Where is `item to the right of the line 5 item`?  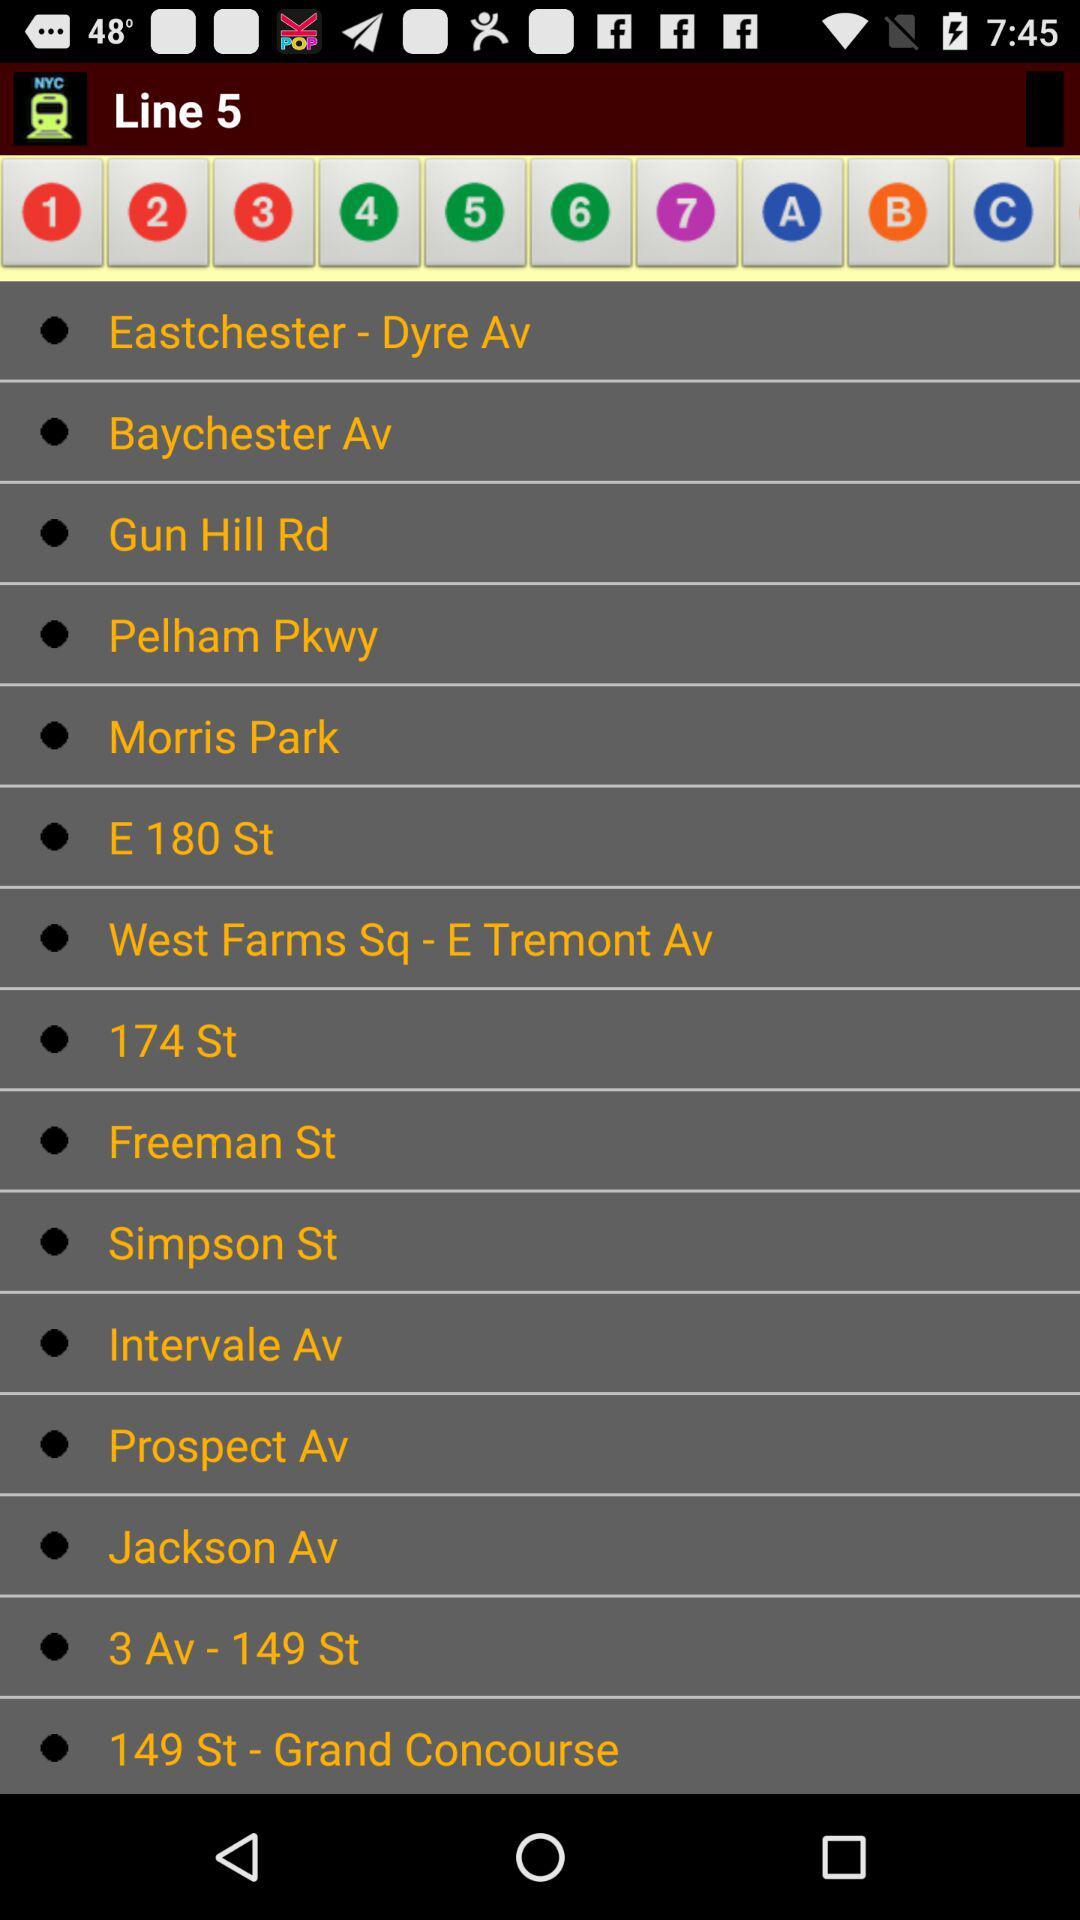 item to the right of the line 5 item is located at coordinates (370, 218).